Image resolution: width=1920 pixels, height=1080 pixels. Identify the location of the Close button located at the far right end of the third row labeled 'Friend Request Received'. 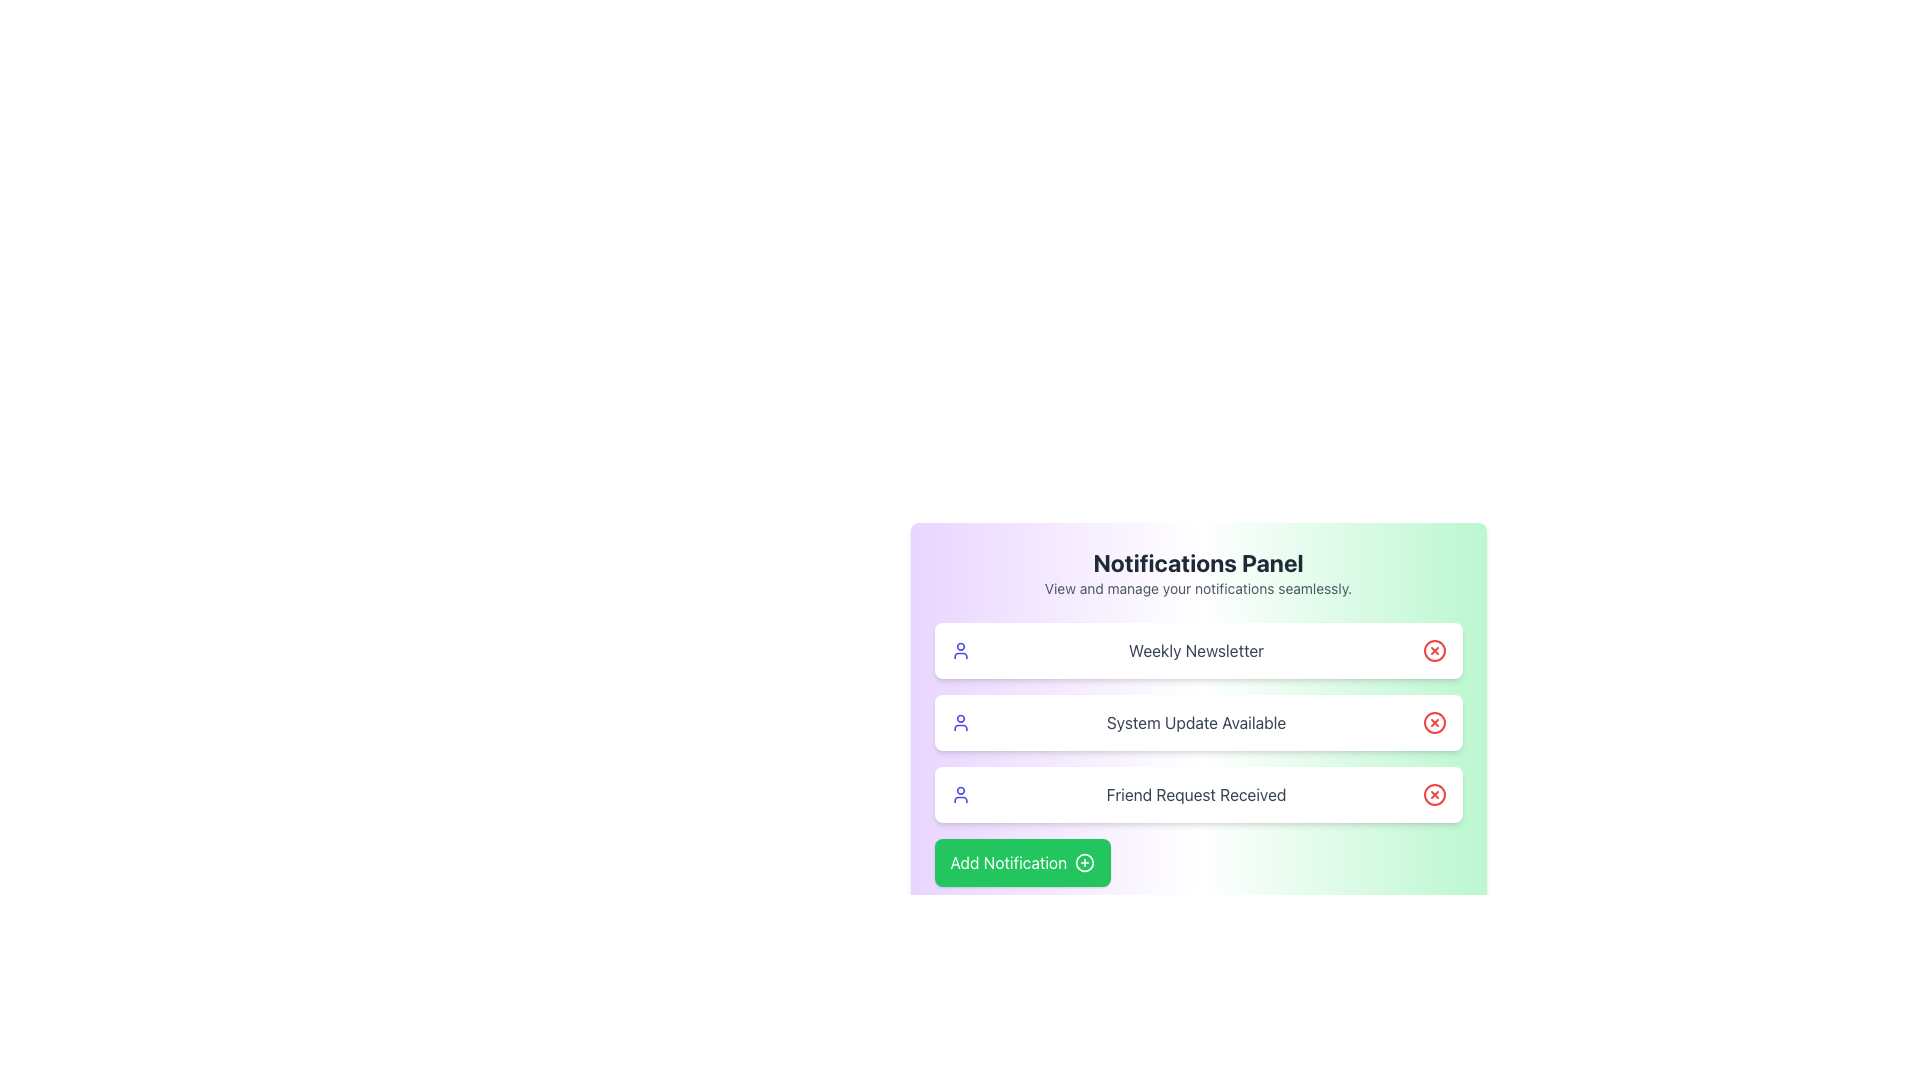
(1433, 793).